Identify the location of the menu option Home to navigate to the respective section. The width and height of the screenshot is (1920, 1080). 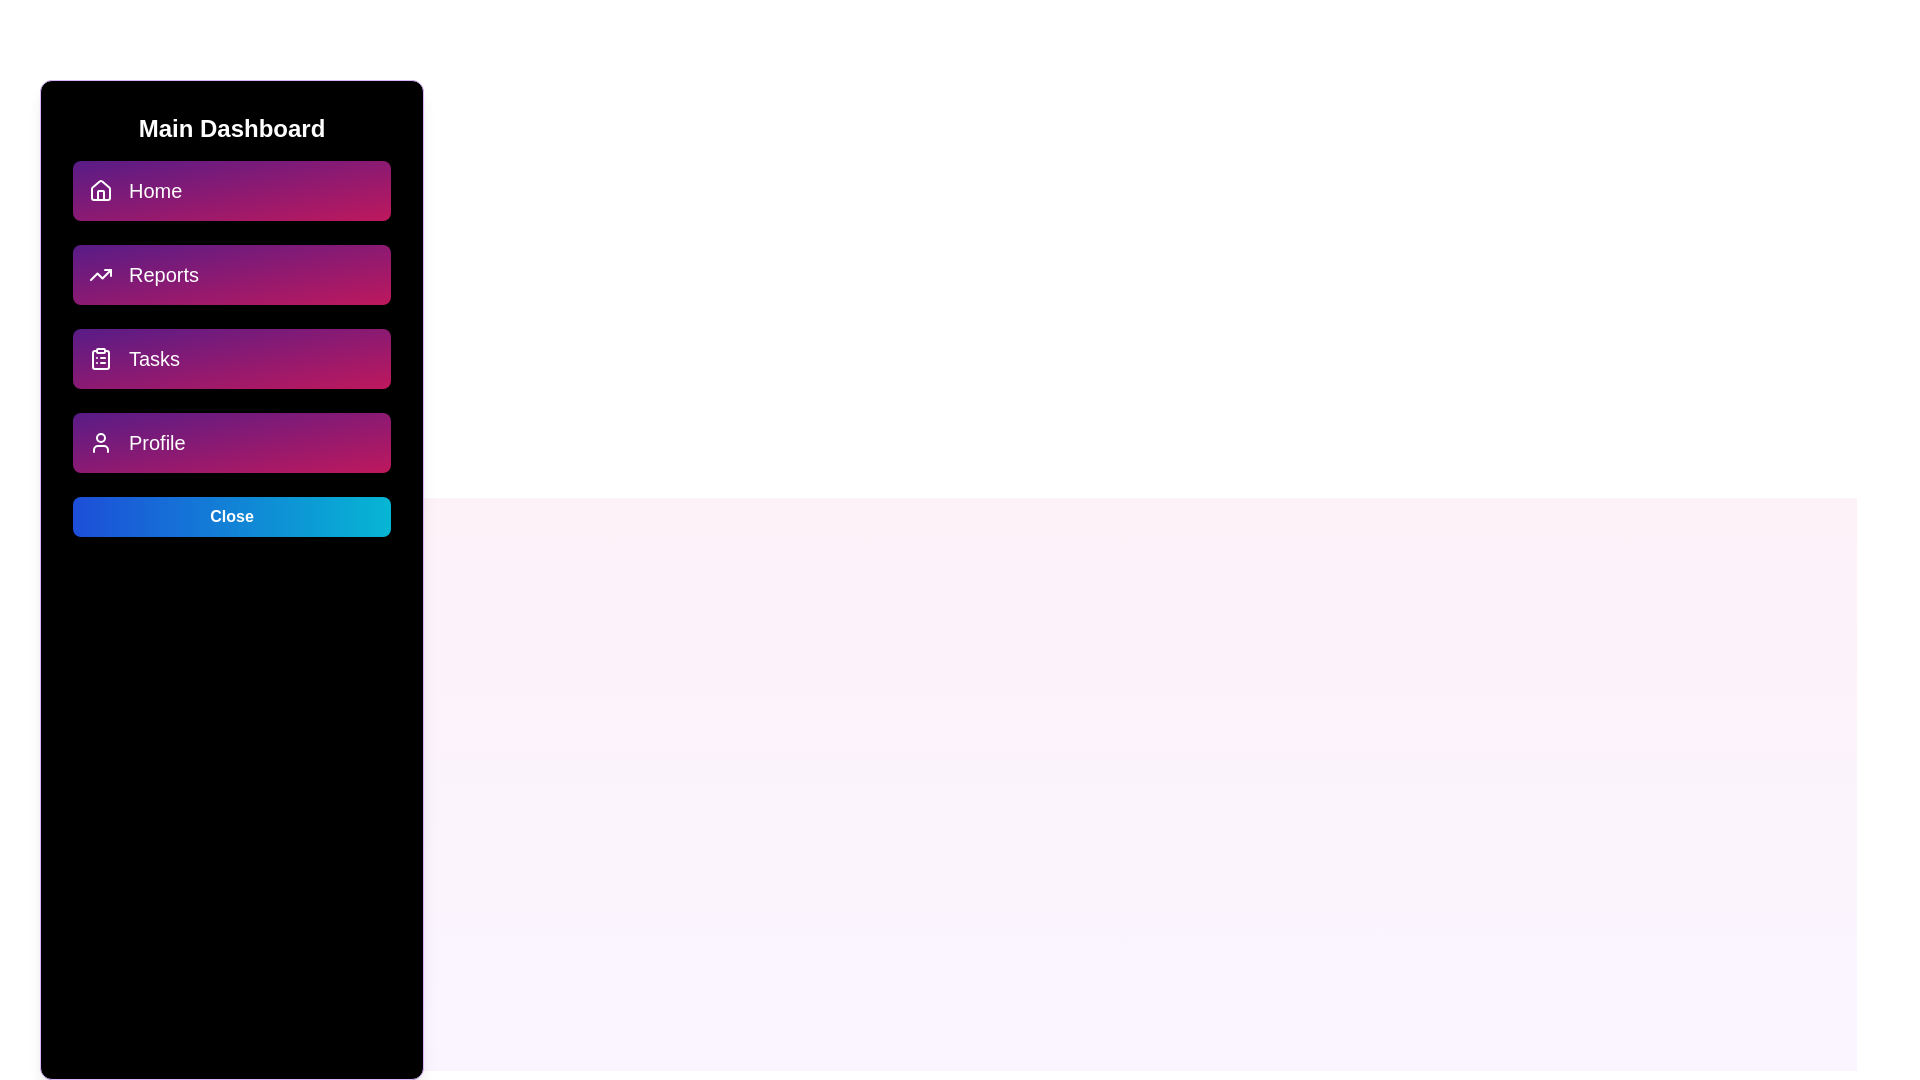
(231, 191).